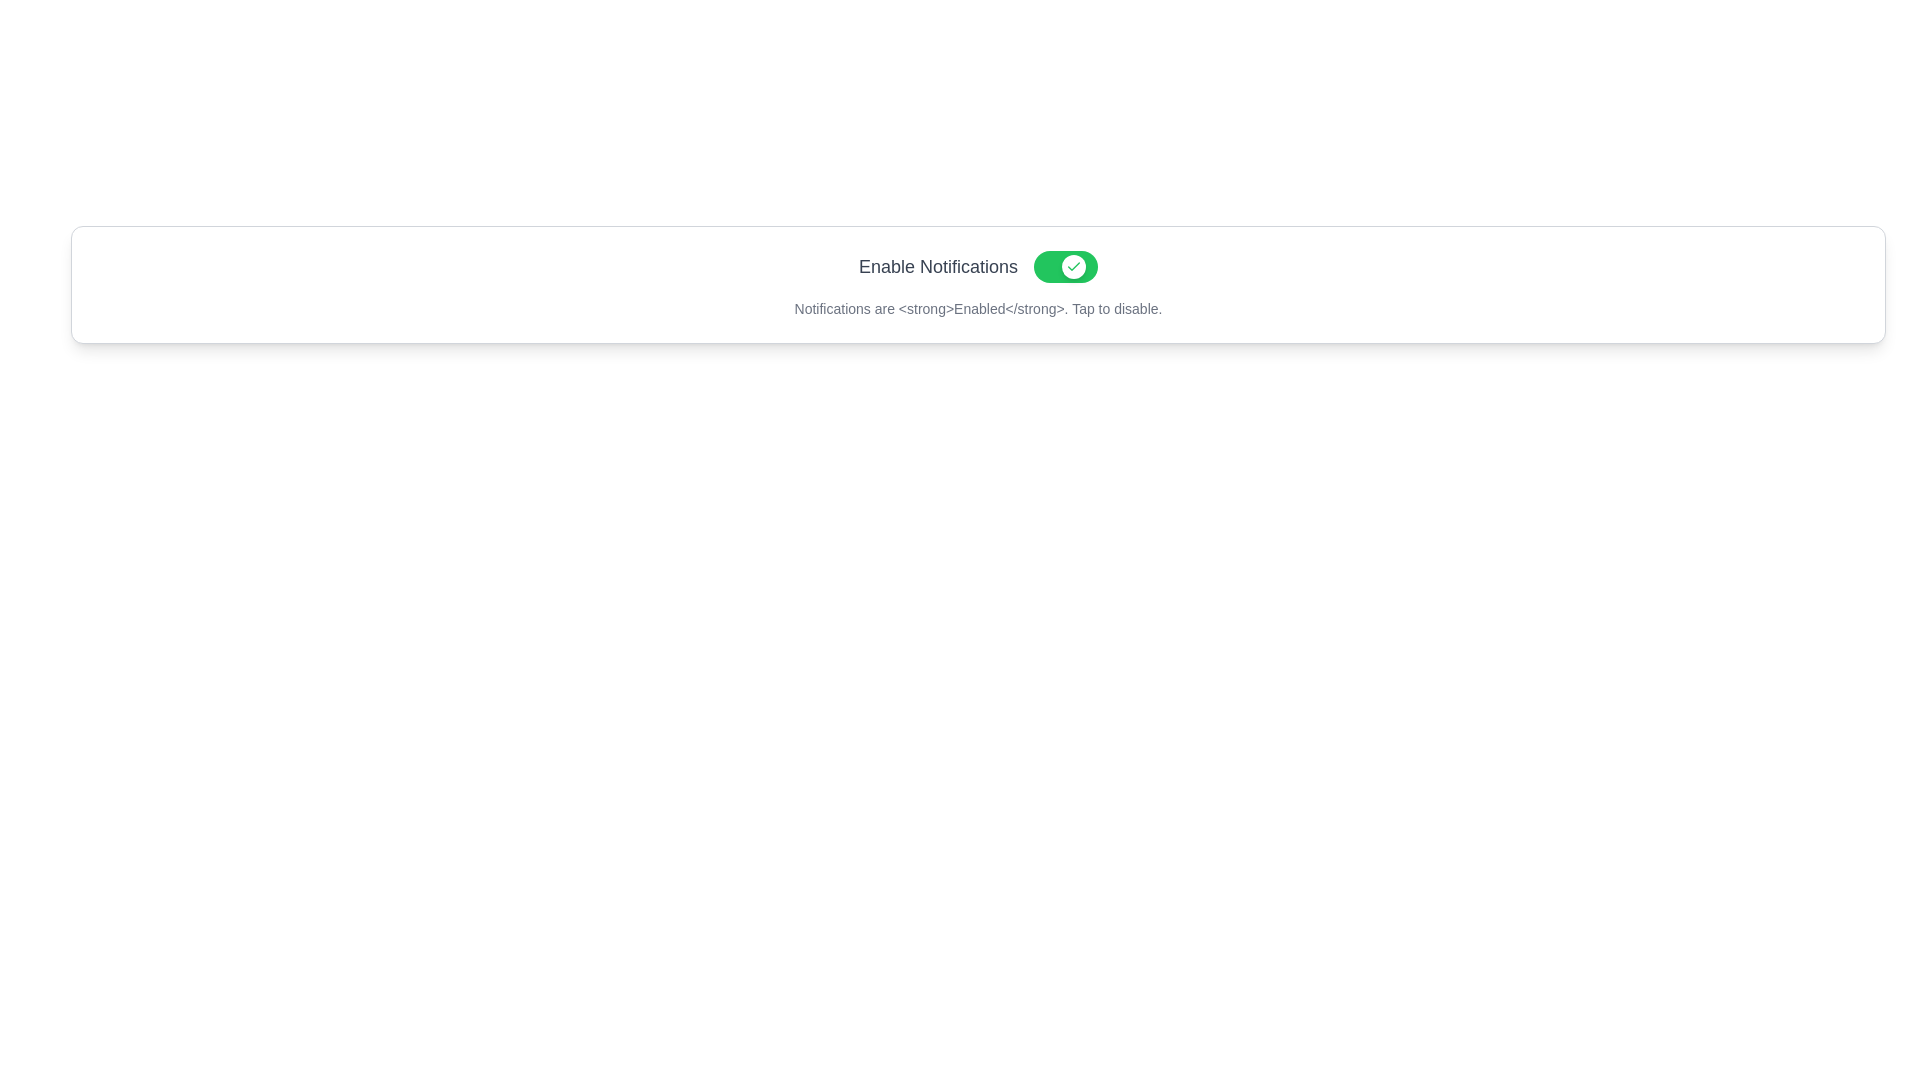 The width and height of the screenshot is (1920, 1080). I want to click on the checkmark icon within the green toggle switch indicating the 'enabled' state for 'Enable Notifications', so click(1073, 265).